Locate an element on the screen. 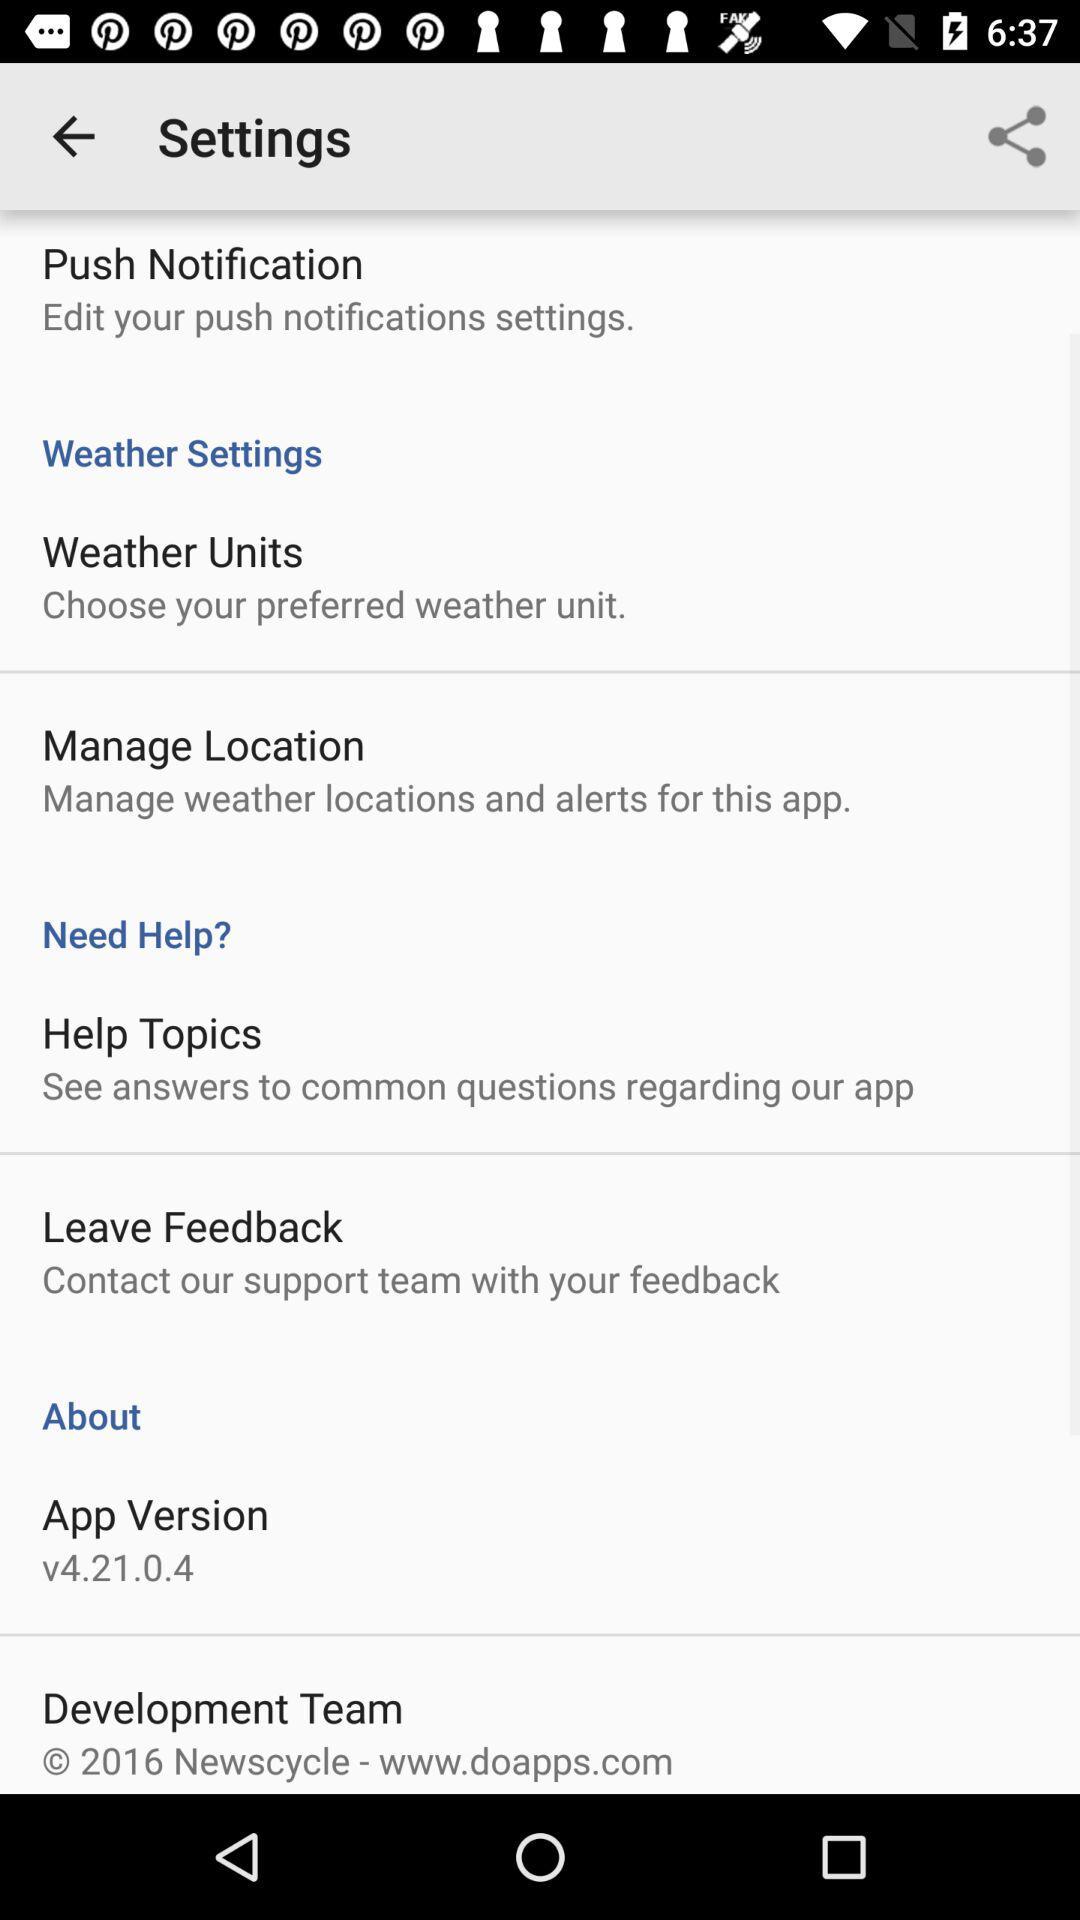  the icon above the weather settings is located at coordinates (1017, 135).